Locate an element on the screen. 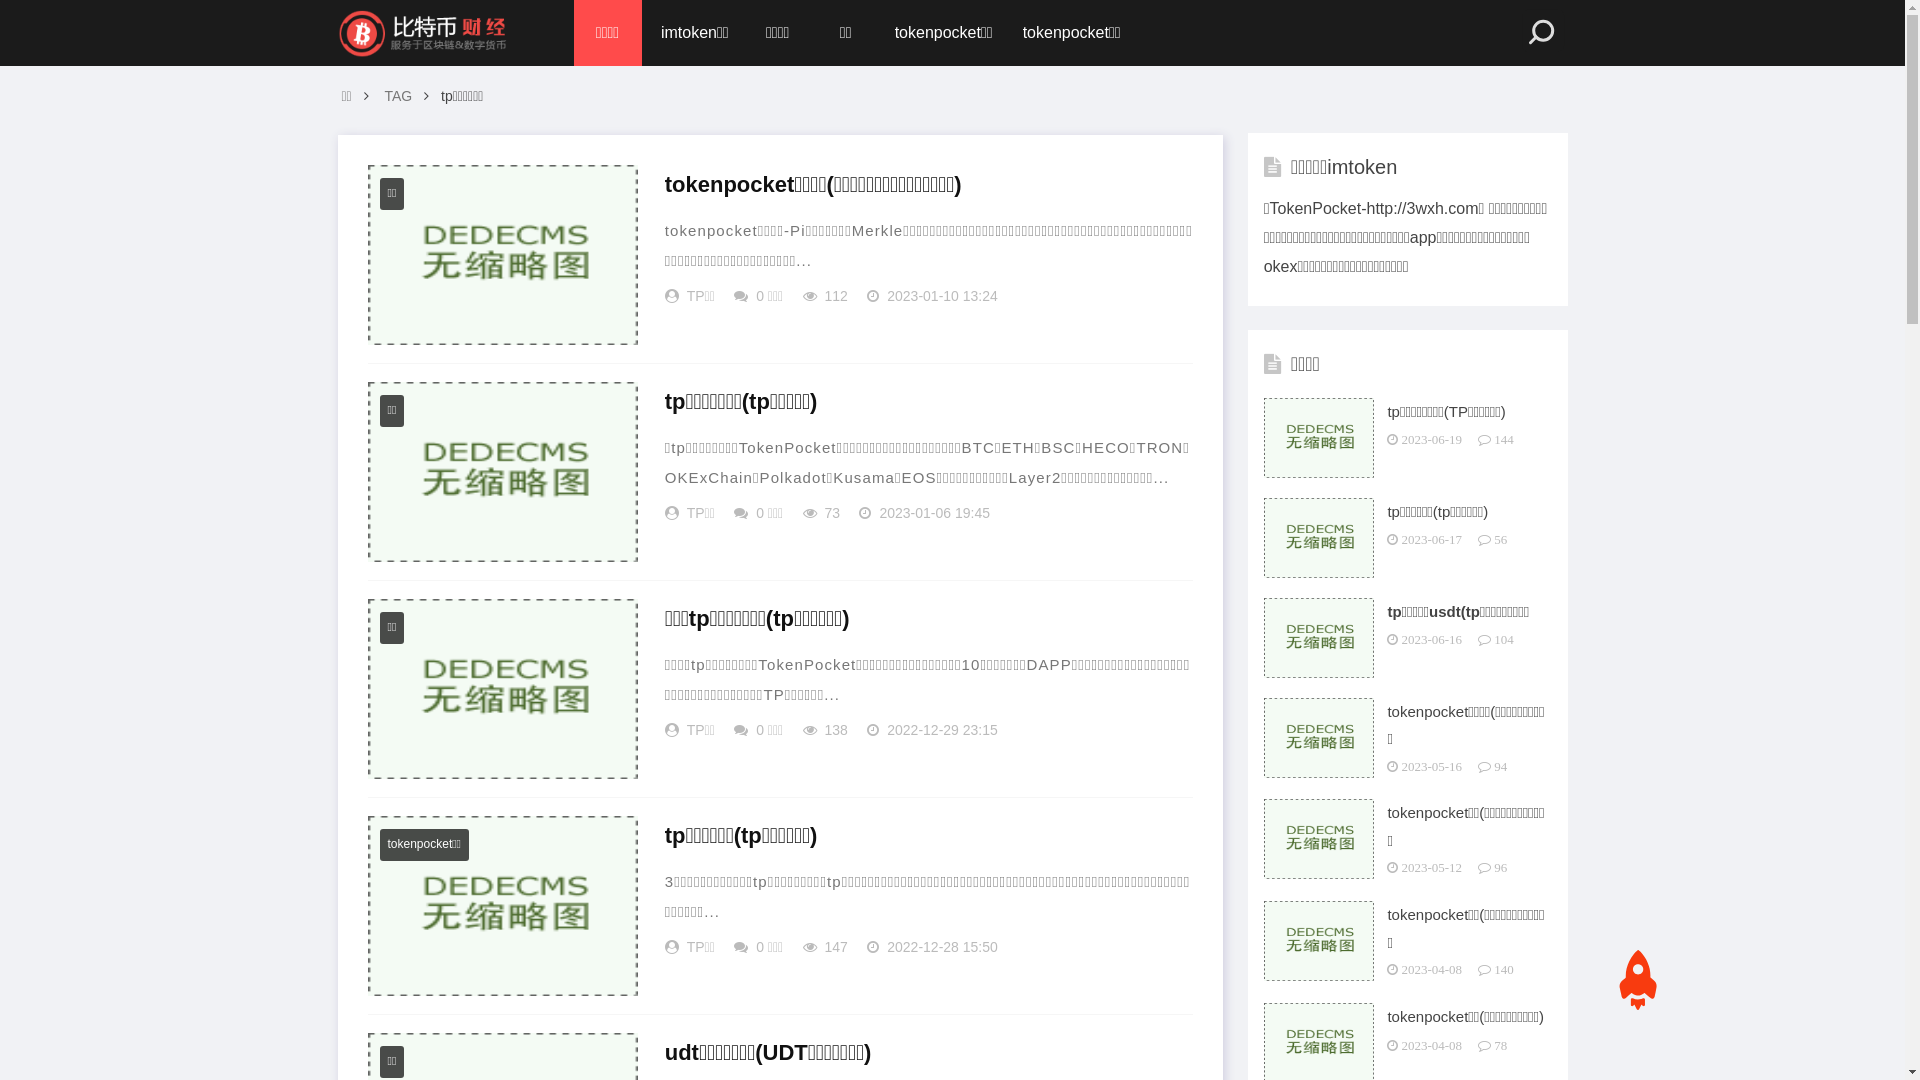 Image resolution: width=1920 pixels, height=1080 pixels. 'TAG' is located at coordinates (397, 96).